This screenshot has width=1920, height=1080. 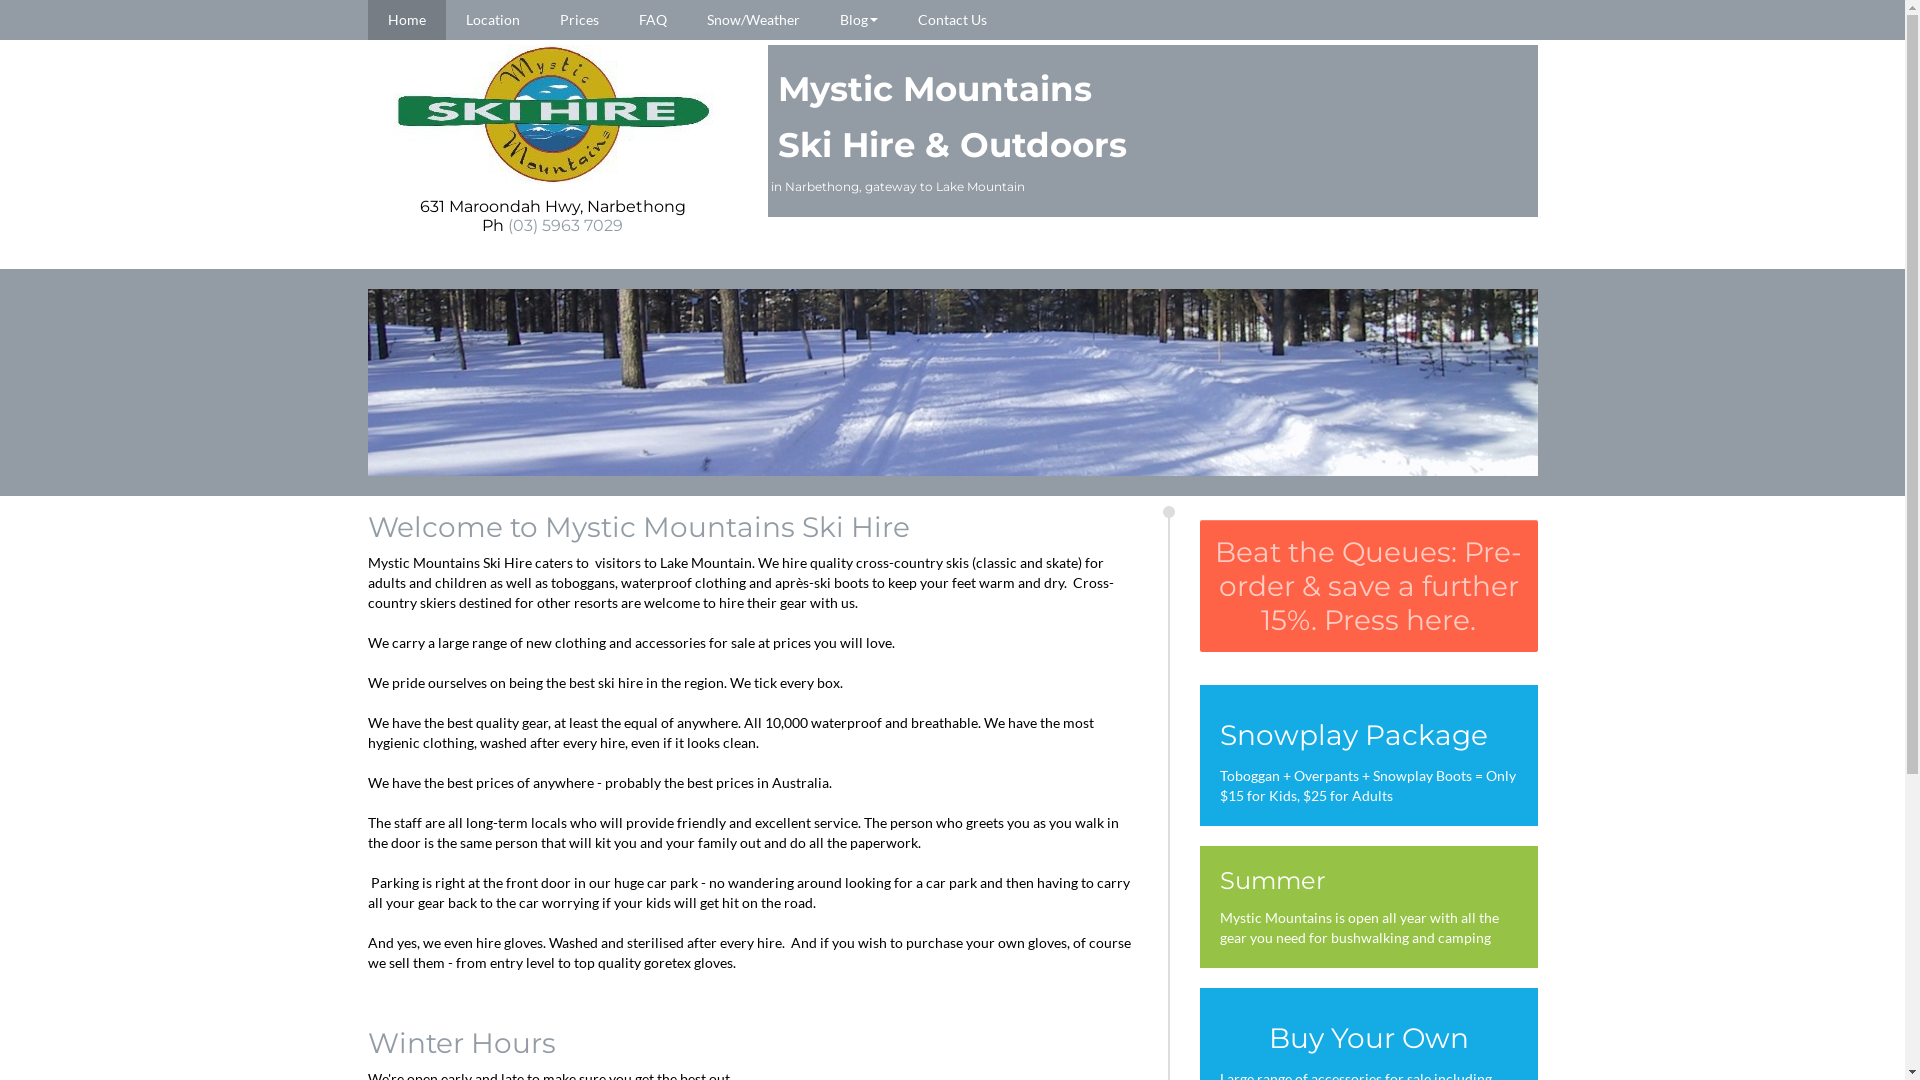 What do you see at coordinates (460, 1041) in the screenshot?
I see `'Winter Hours'` at bounding box center [460, 1041].